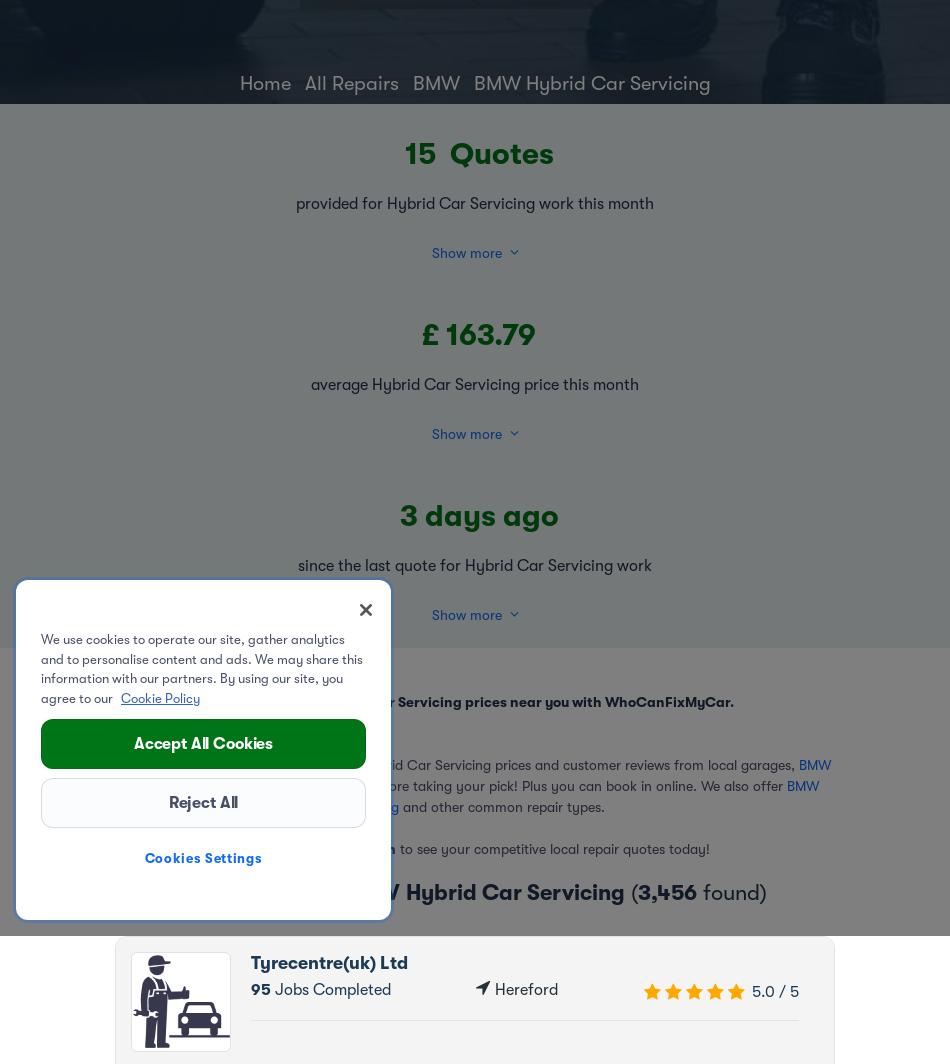 The image size is (950, 1064). Describe the element at coordinates (478, 333) in the screenshot. I see `'£ 163.79'` at that location.